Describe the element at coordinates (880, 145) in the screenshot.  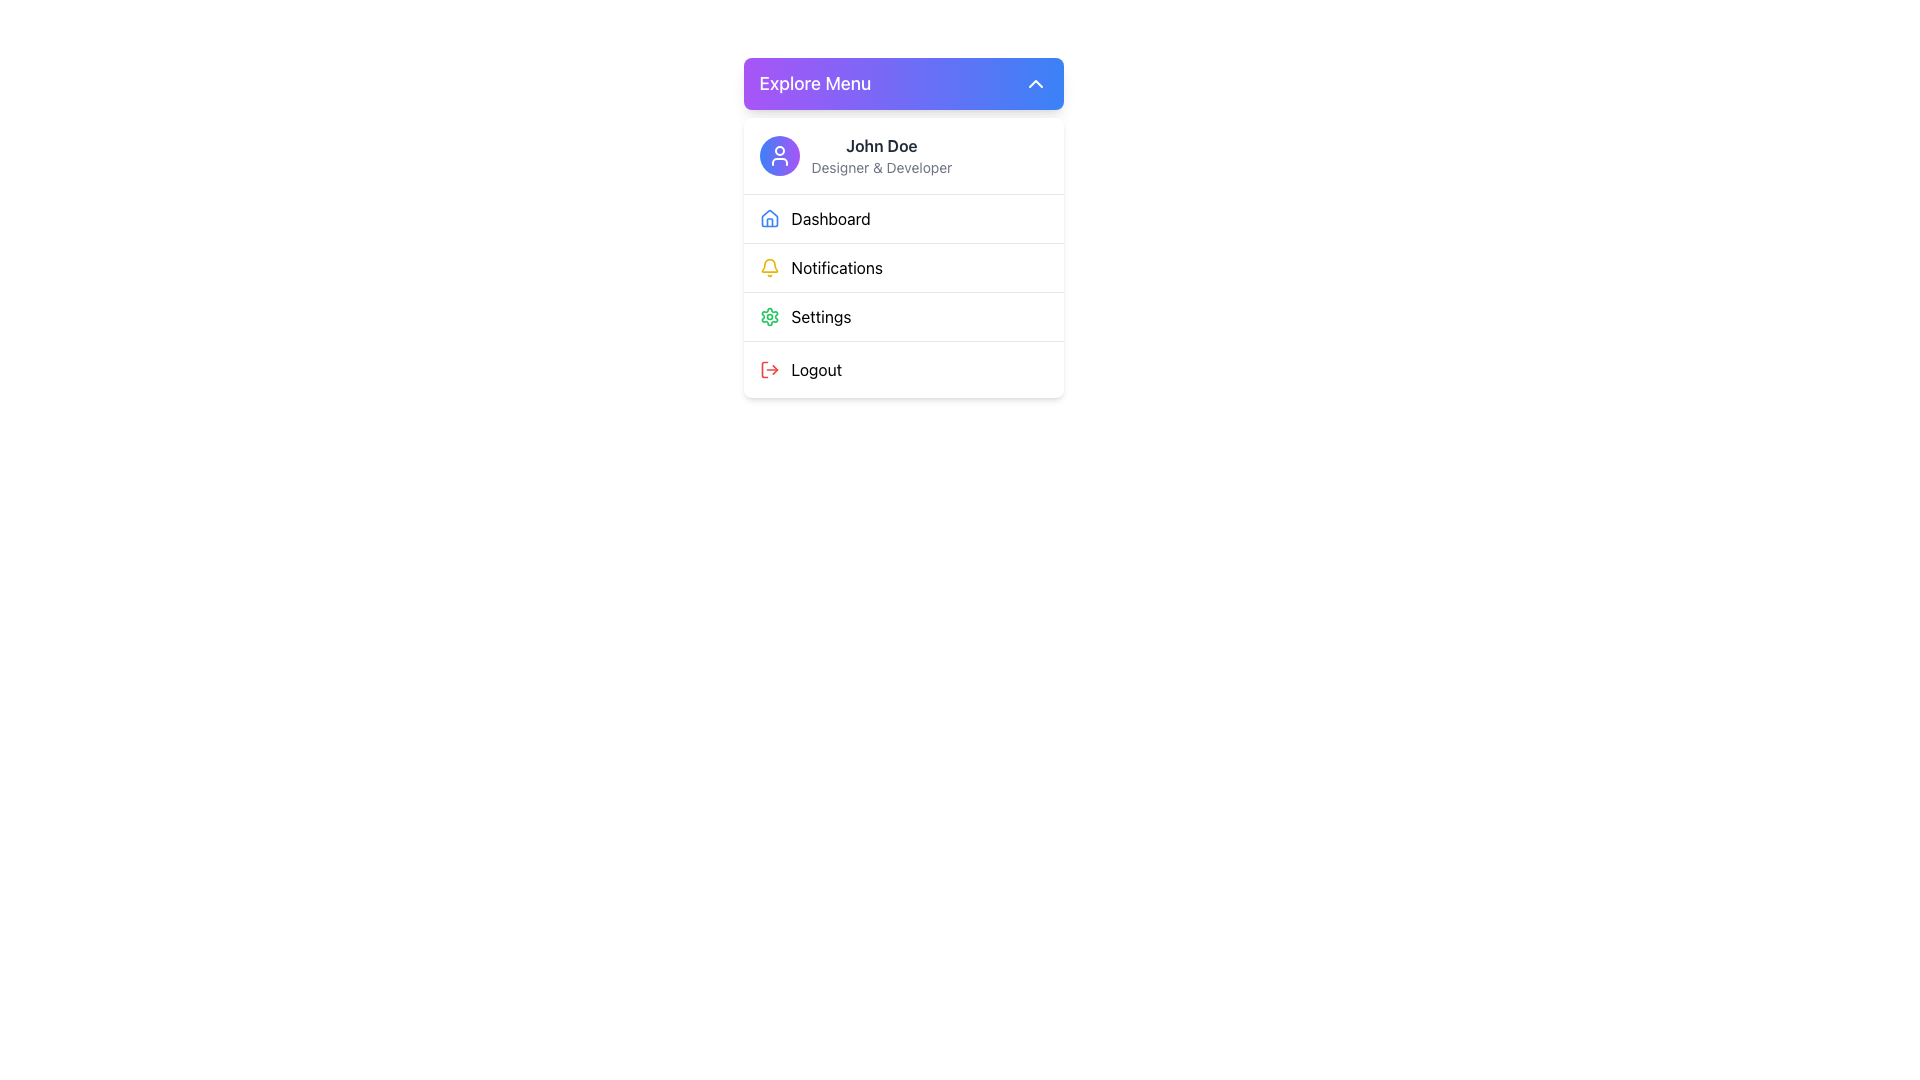
I see `the user's name text element located in the 'Explore Menu' dropdown, positioned above 'Designer & Developer' and aligned with the profile icon` at that location.